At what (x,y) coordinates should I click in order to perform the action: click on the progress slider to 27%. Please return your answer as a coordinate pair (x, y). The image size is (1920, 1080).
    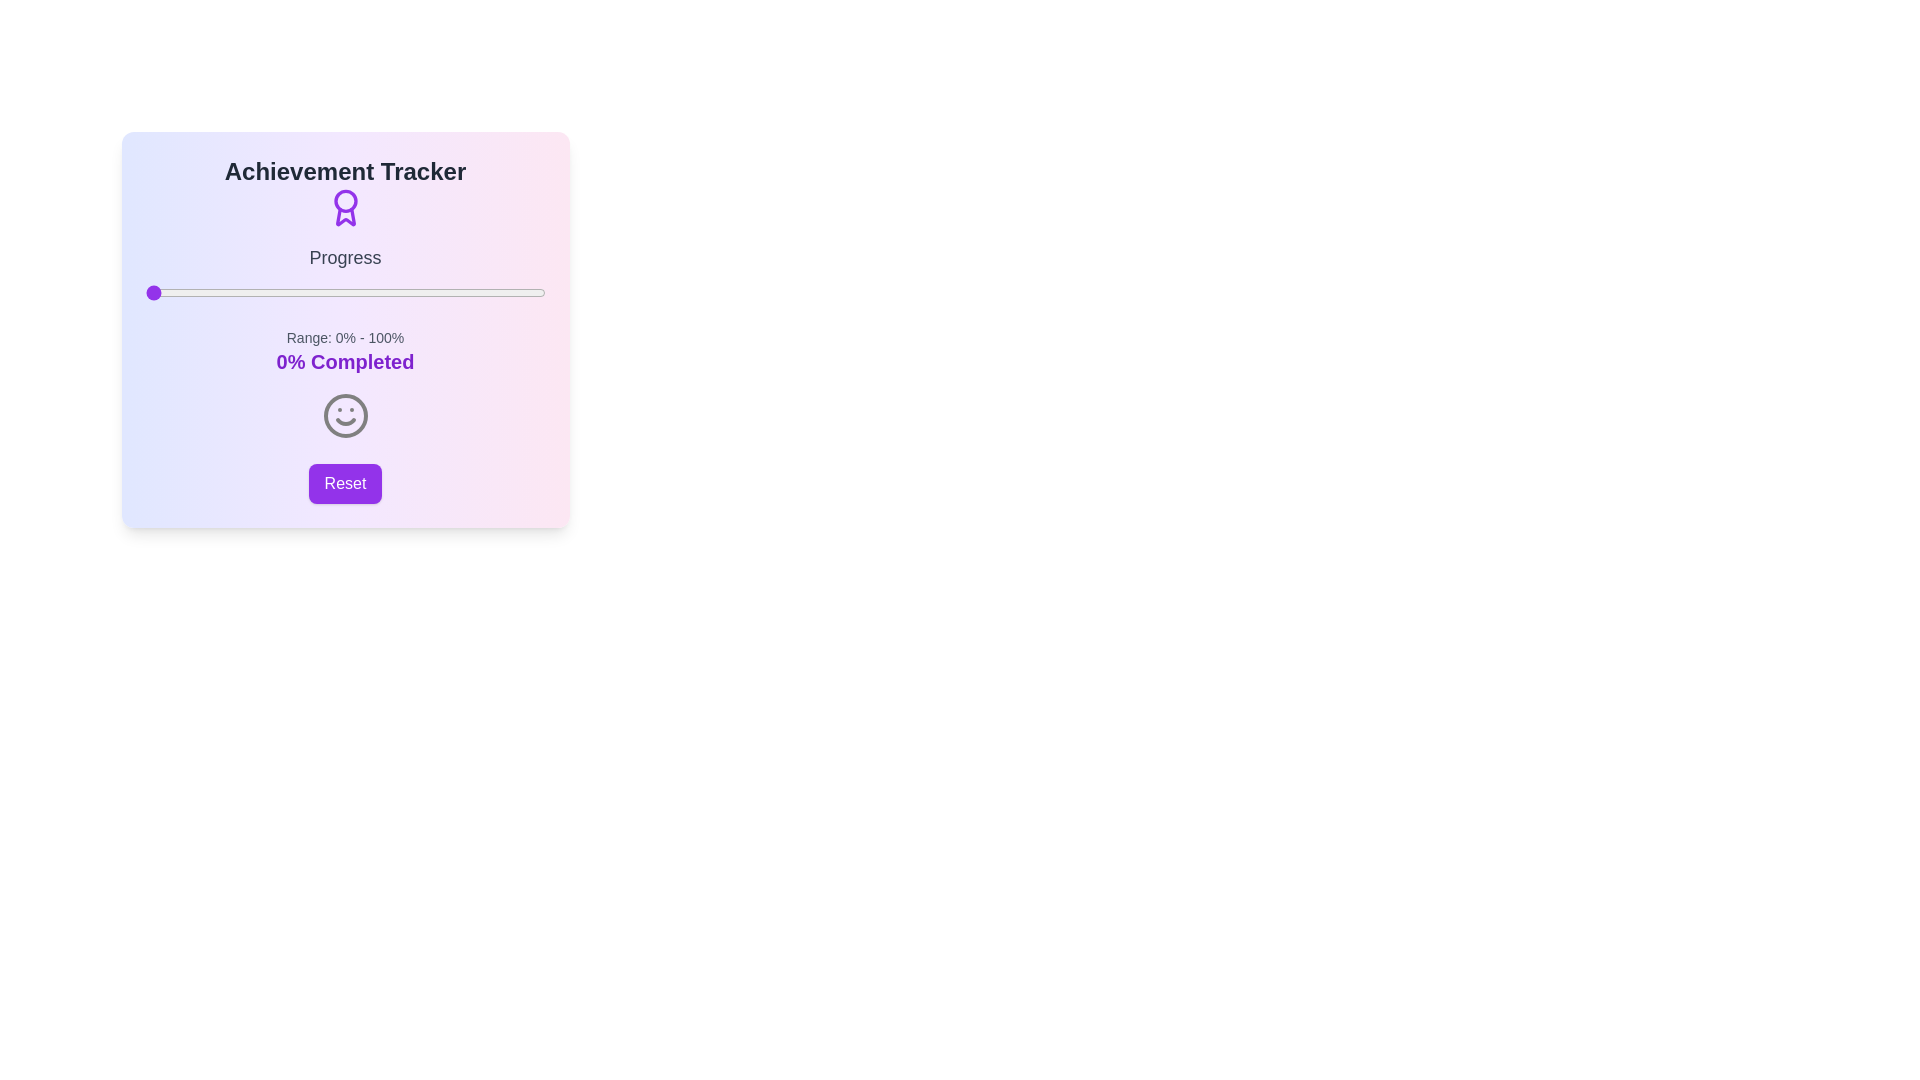
    Looking at the image, I should click on (252, 293).